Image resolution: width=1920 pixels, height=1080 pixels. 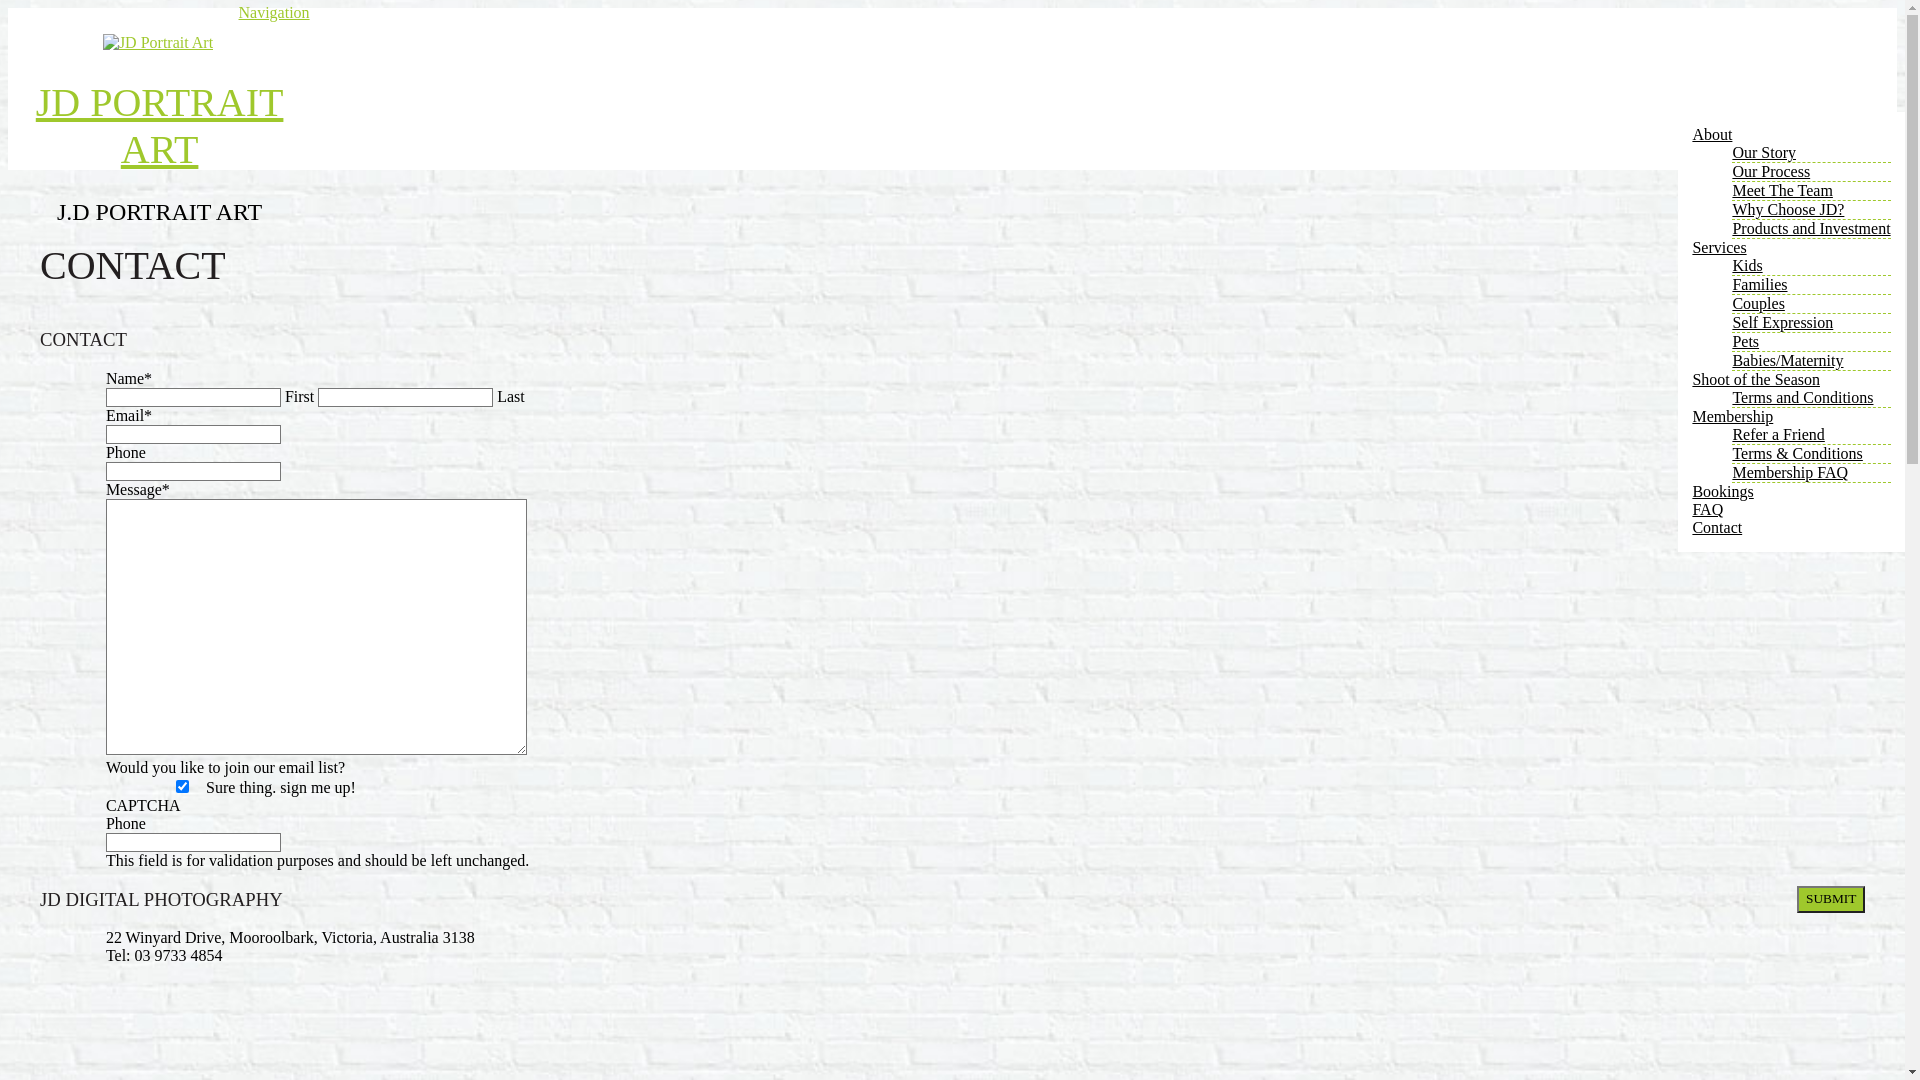 What do you see at coordinates (35, 126) in the screenshot?
I see `'JD PORTRAIT ART'` at bounding box center [35, 126].